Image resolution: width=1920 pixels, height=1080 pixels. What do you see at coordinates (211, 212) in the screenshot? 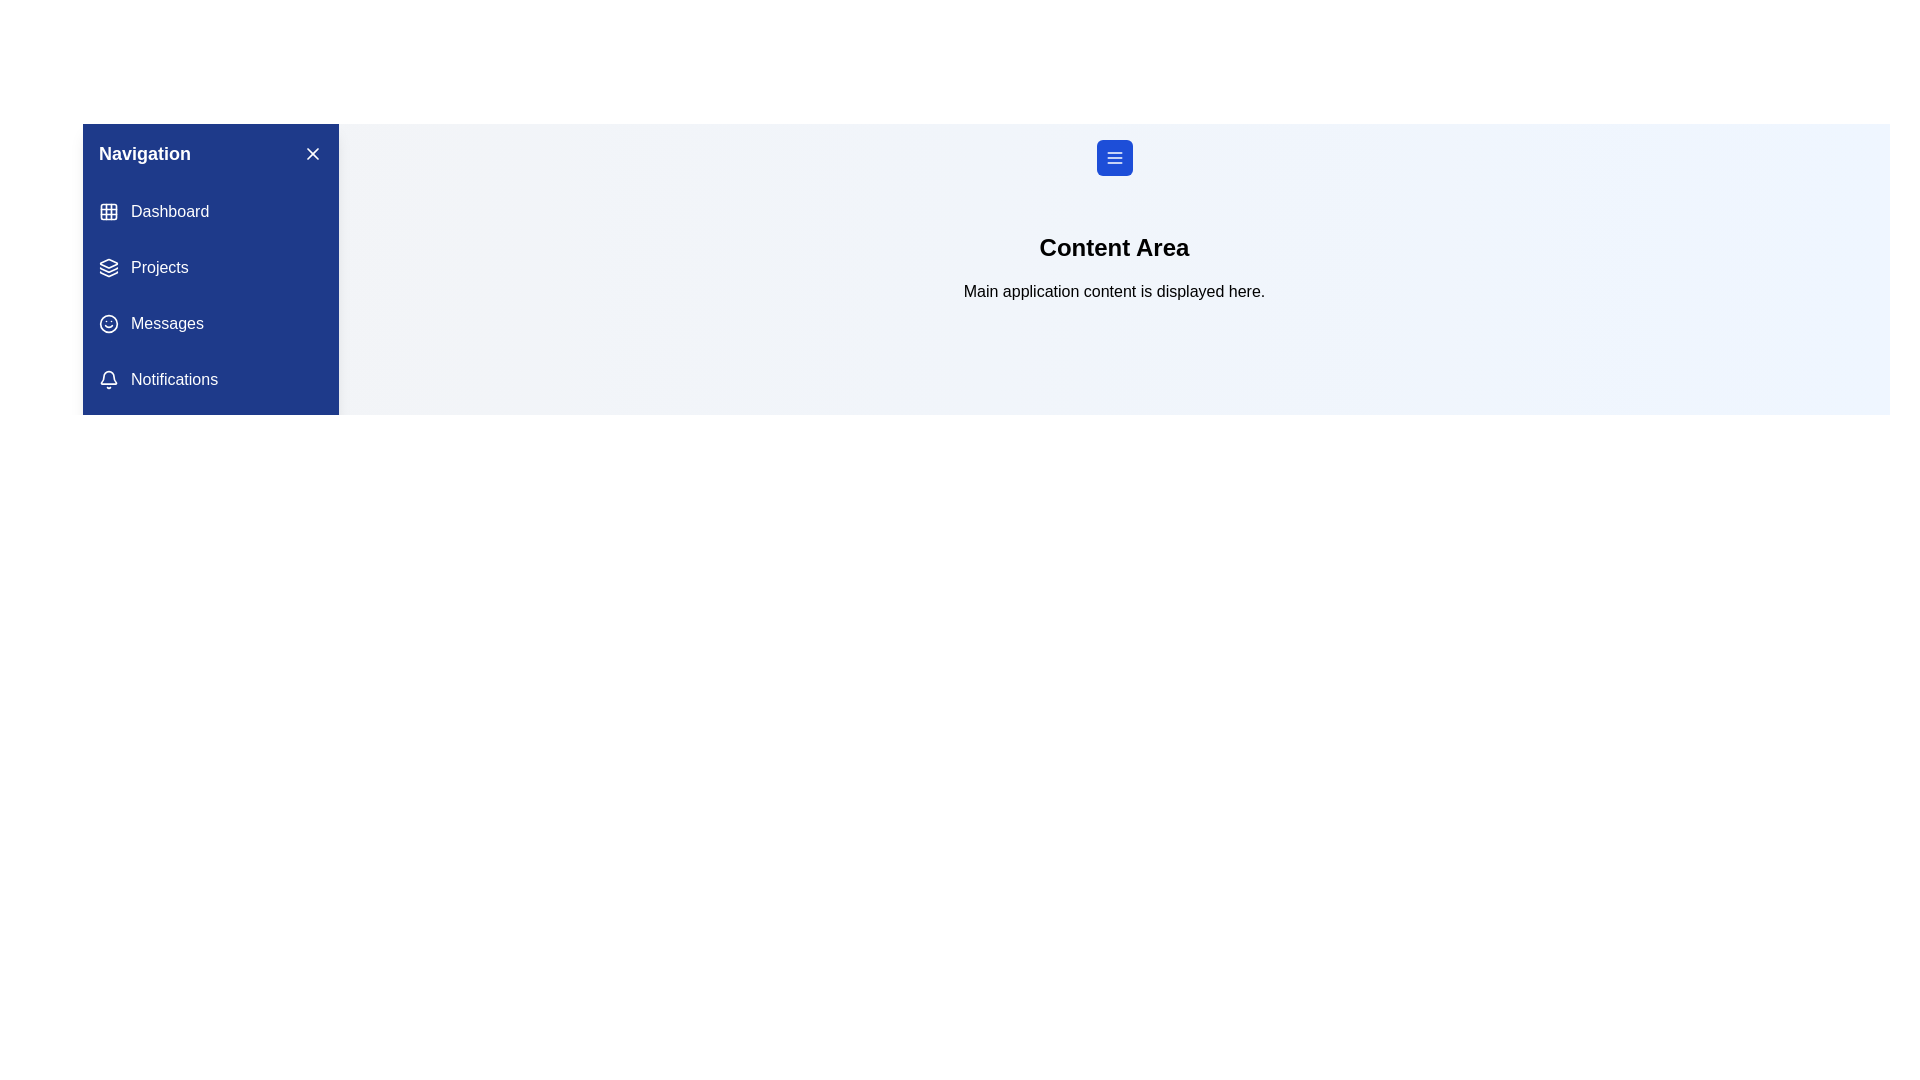
I see `the navigation menu item labeled Dashboard` at bounding box center [211, 212].